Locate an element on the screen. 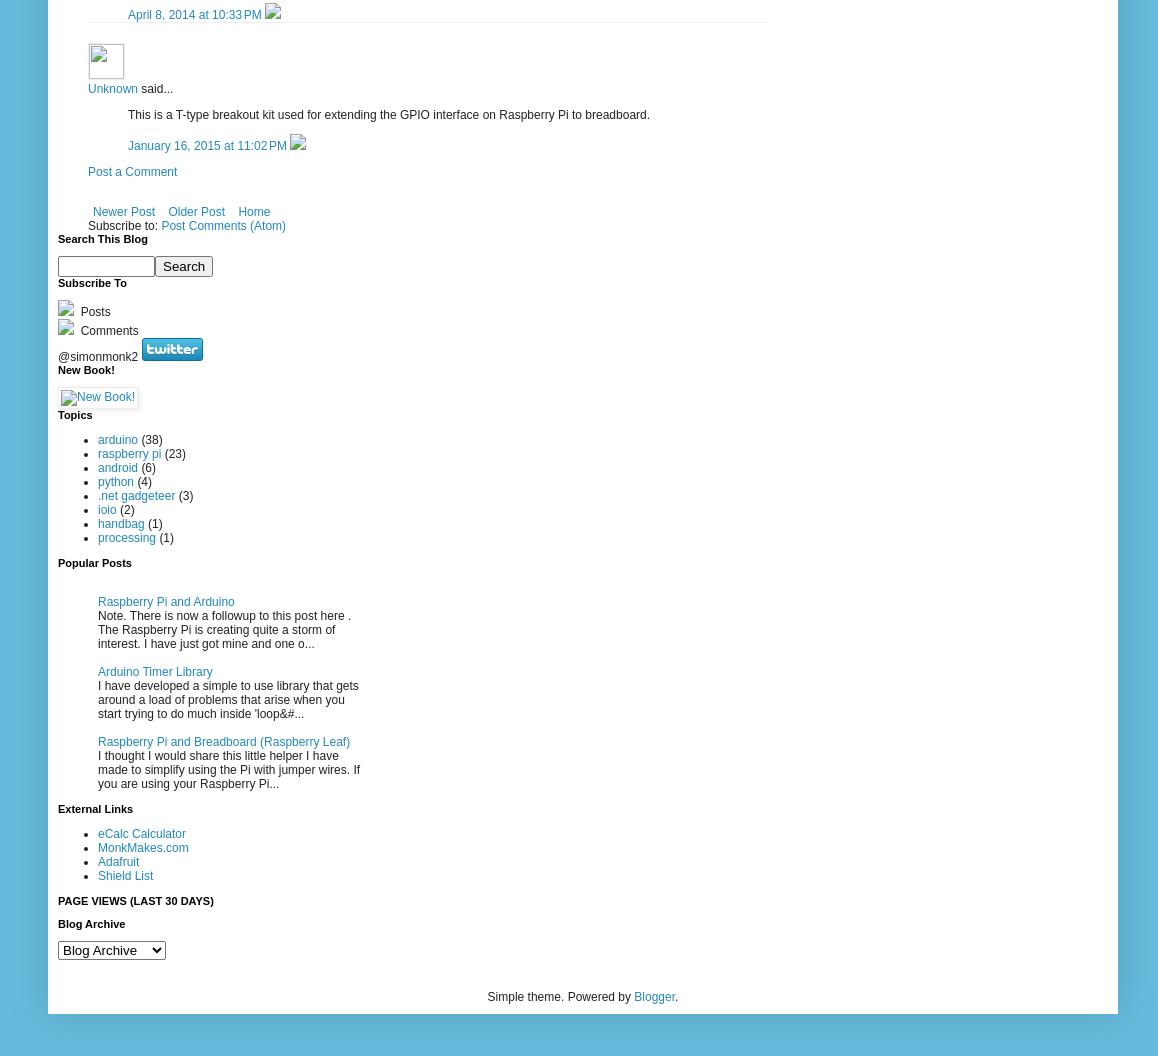 The width and height of the screenshot is (1158, 1056). 'Older Post' is located at coordinates (196, 209).